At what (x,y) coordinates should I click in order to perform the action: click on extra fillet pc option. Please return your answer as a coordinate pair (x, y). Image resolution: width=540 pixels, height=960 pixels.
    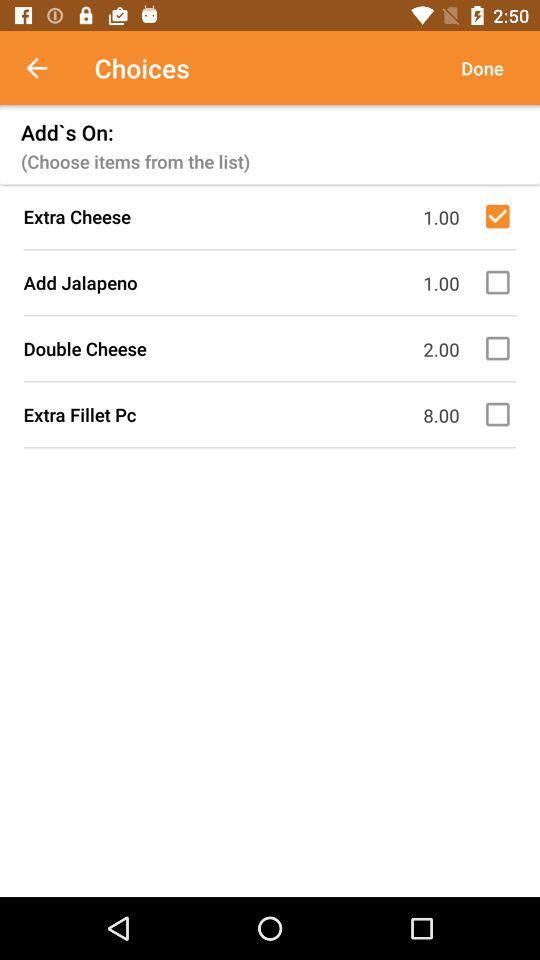
    Looking at the image, I should click on (500, 413).